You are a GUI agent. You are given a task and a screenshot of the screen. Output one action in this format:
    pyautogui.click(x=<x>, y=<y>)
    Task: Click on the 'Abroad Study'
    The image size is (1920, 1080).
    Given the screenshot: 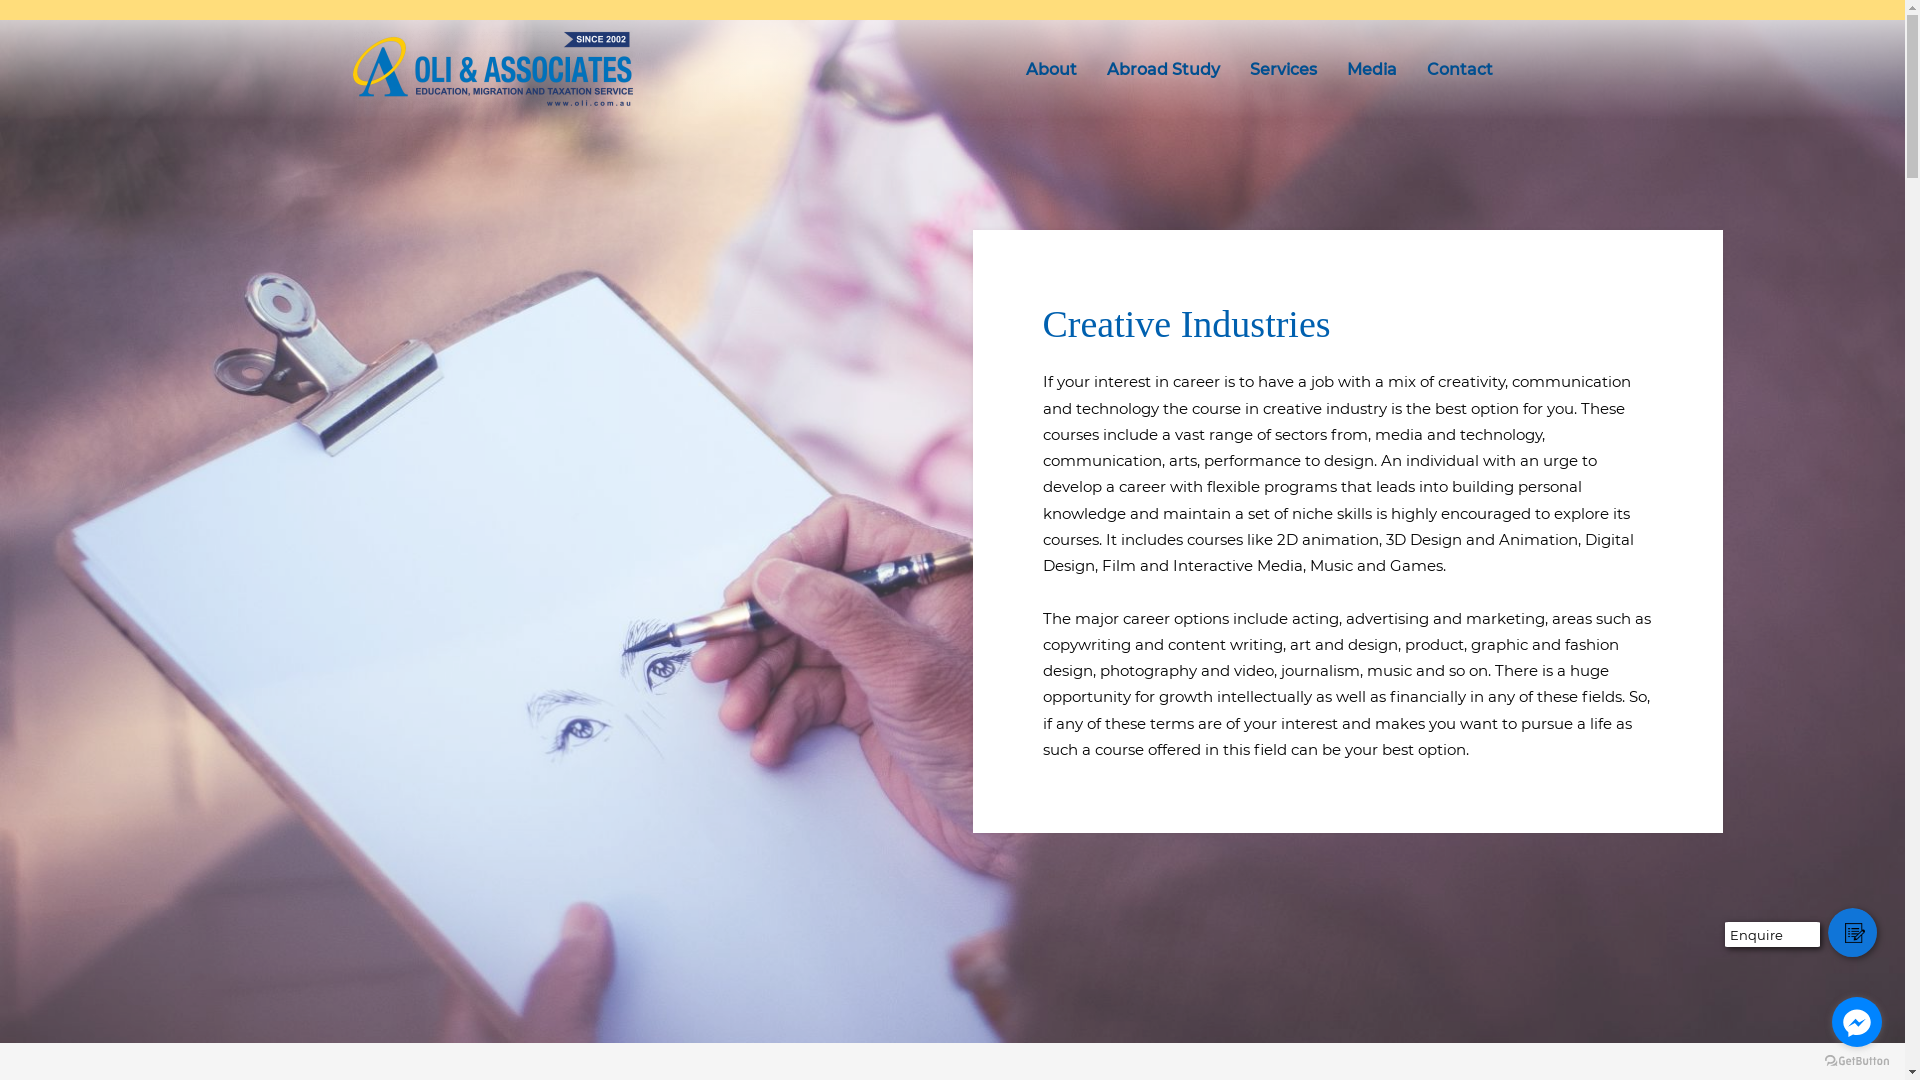 What is the action you would take?
    pyautogui.click(x=1163, y=68)
    